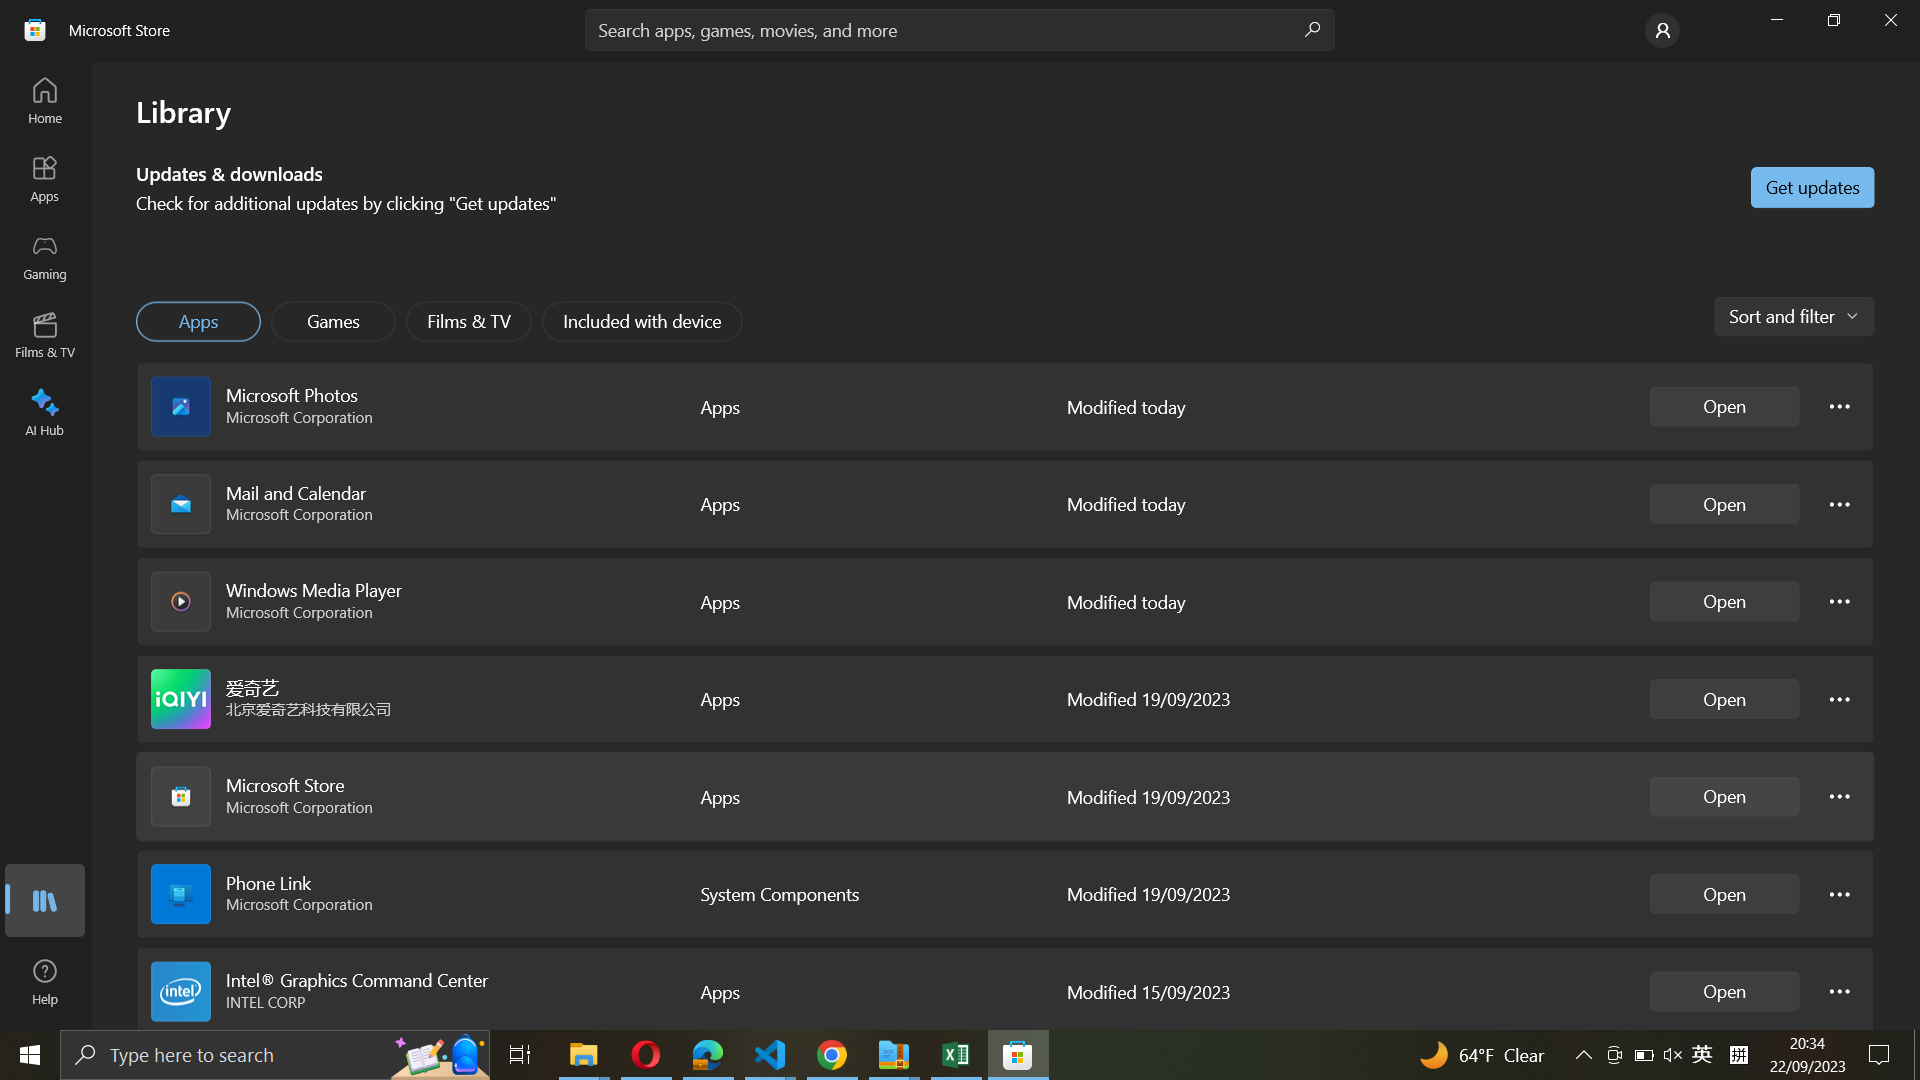 The height and width of the screenshot is (1080, 1920). Describe the element at coordinates (1840, 500) in the screenshot. I see `Mail and calendar settings` at that location.